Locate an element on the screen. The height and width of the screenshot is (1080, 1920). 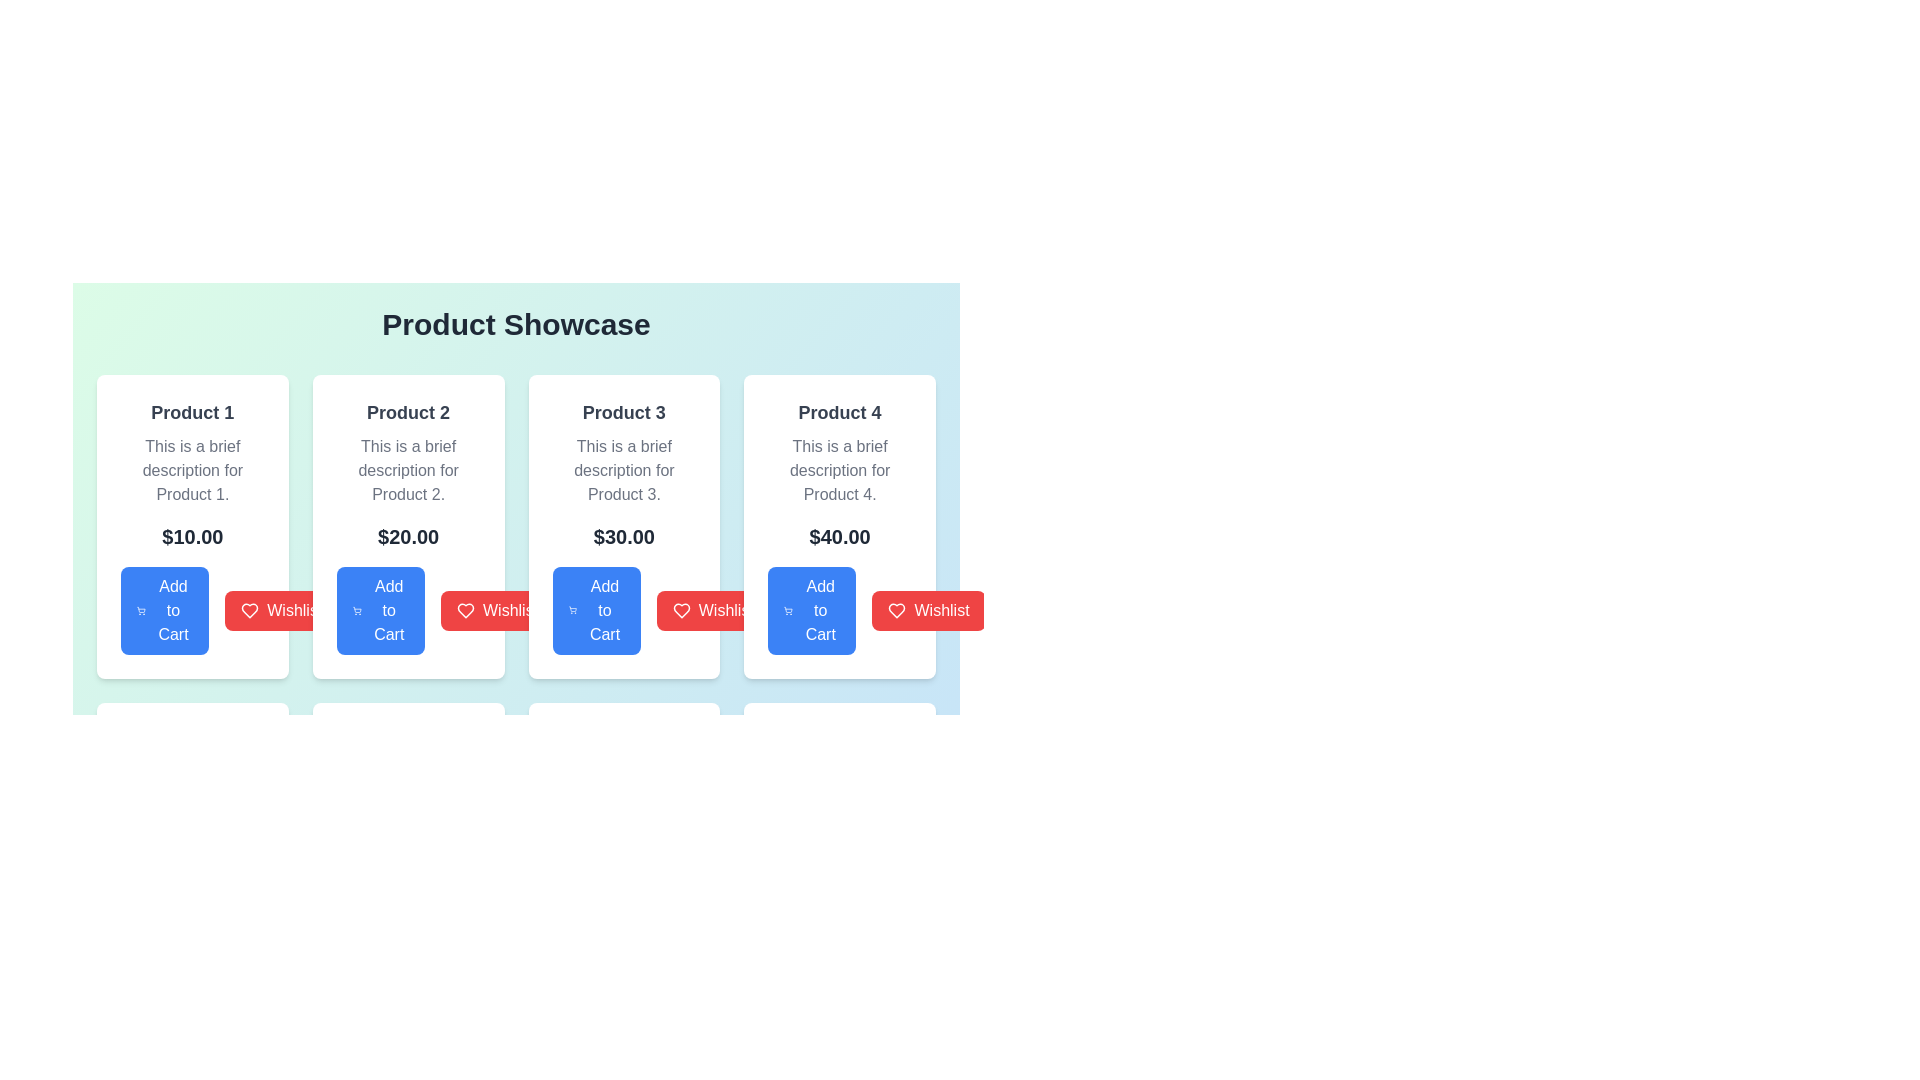
the text label that serves as the title for the product displayed in the rightmost card of the product showcase is located at coordinates (840, 411).